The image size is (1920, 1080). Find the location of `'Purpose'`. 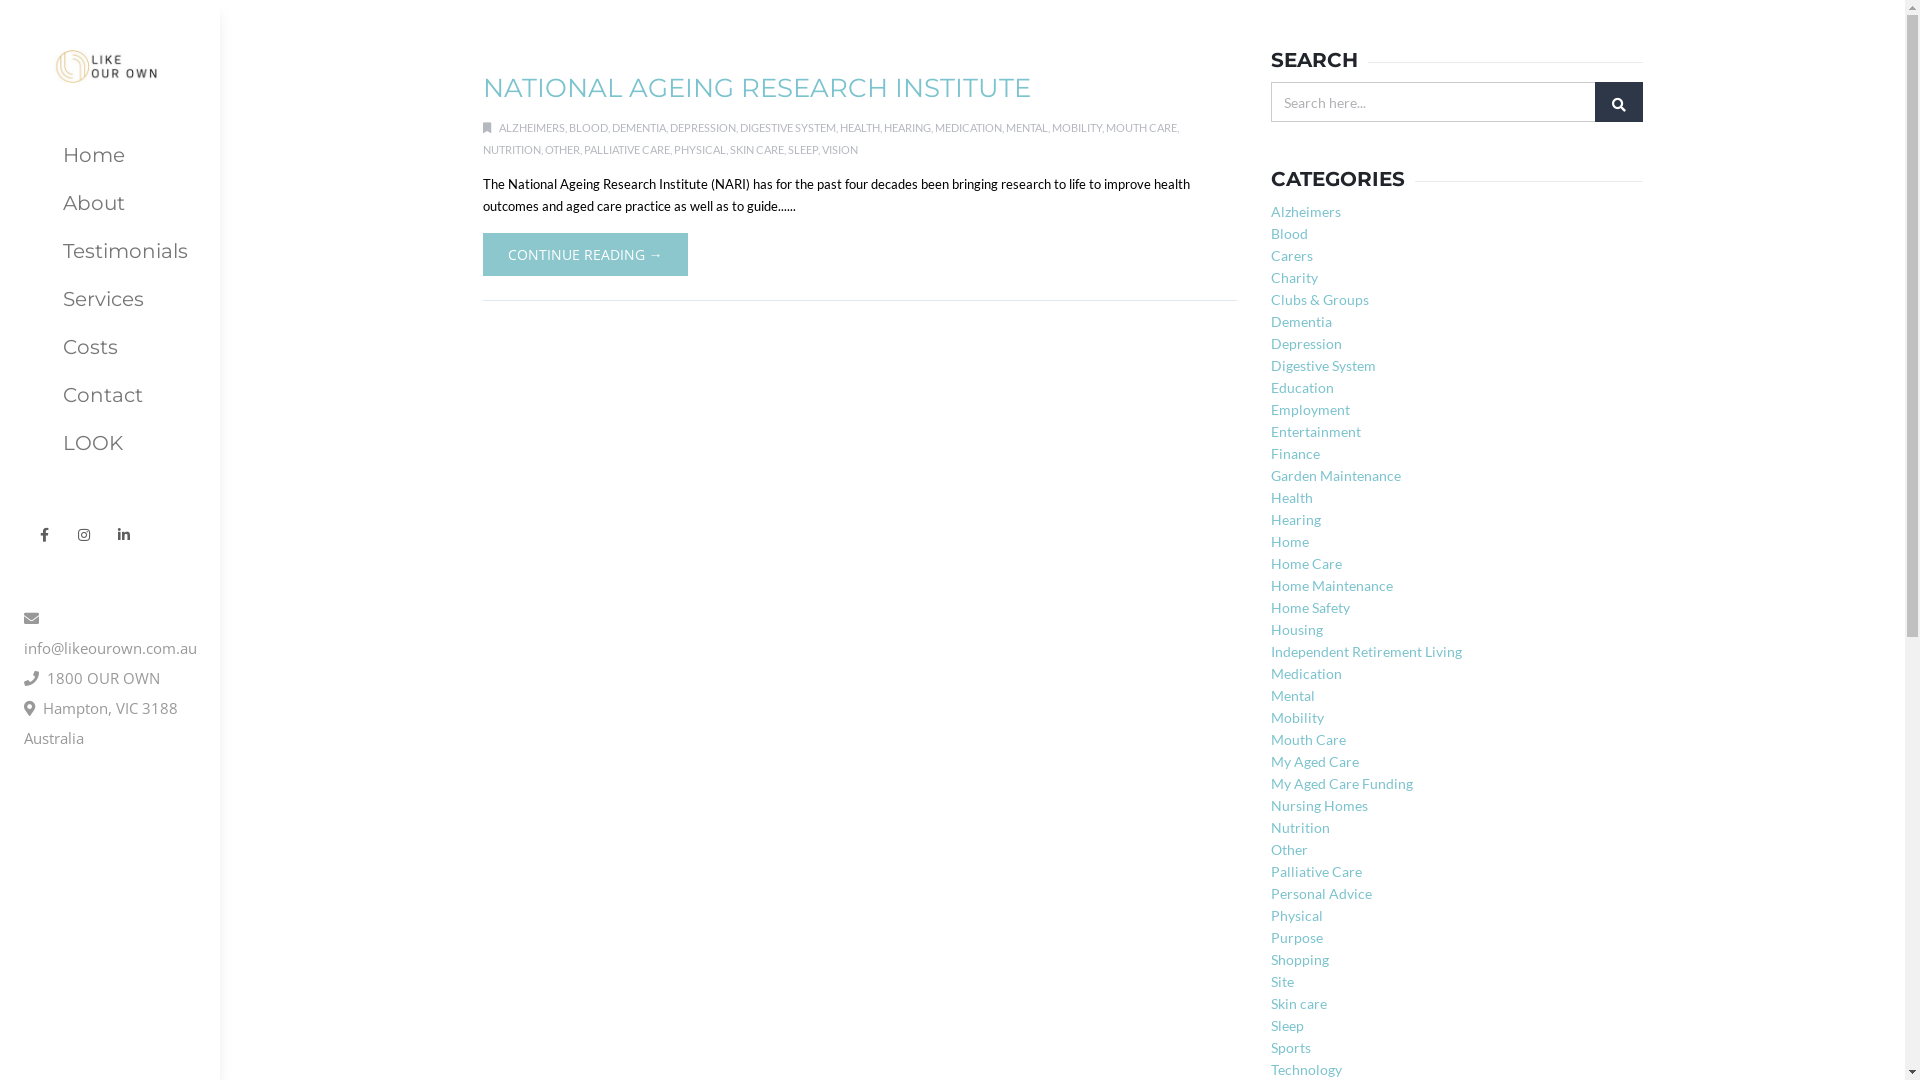

'Purpose' is located at coordinates (1296, 937).